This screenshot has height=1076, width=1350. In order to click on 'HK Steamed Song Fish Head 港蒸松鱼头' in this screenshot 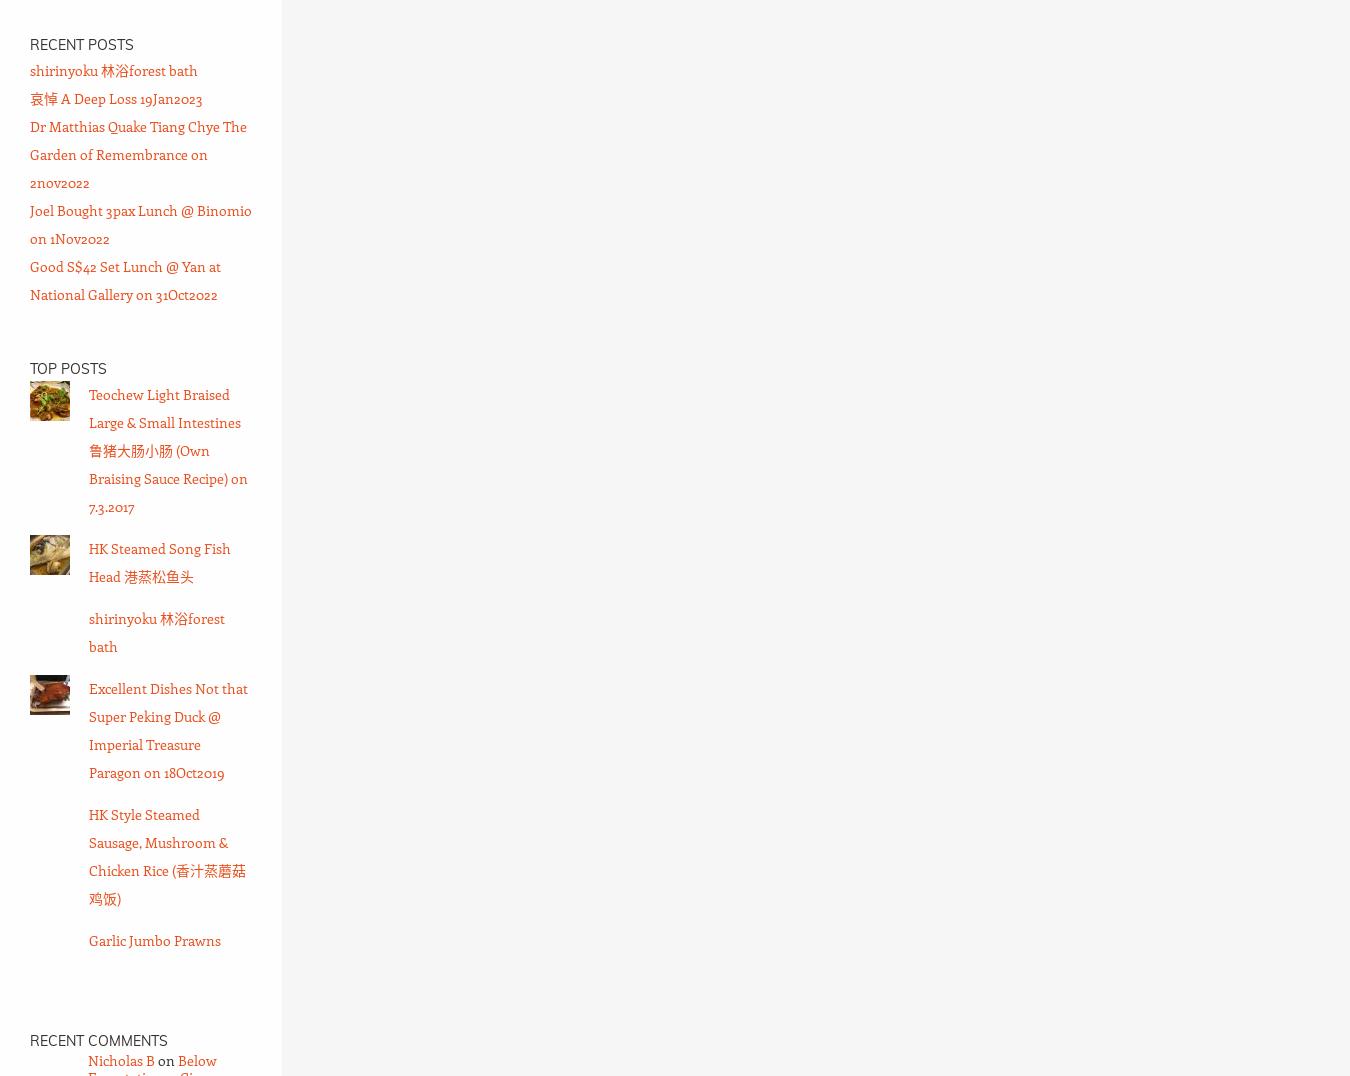, I will do `click(159, 561)`.